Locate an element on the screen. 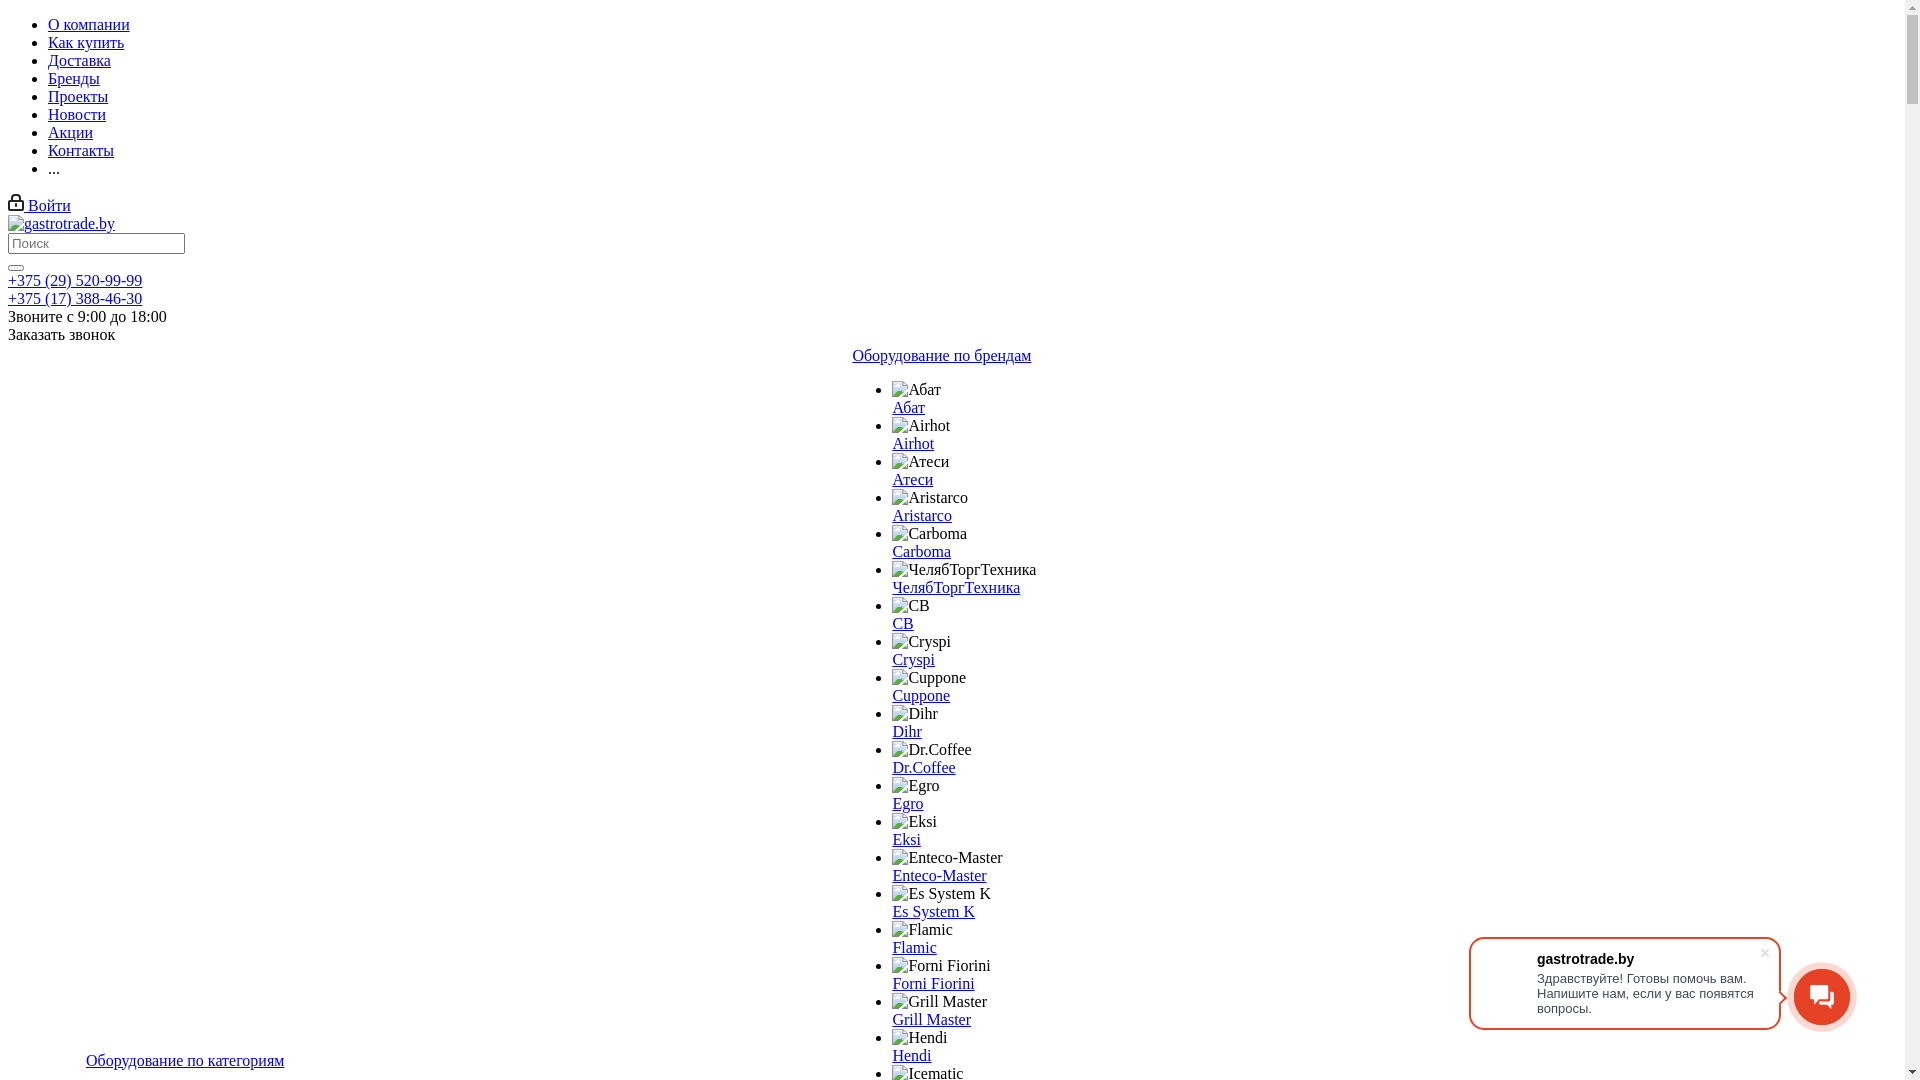 The image size is (1920, 1080). 'Forni Fiorini' is located at coordinates (939, 964).